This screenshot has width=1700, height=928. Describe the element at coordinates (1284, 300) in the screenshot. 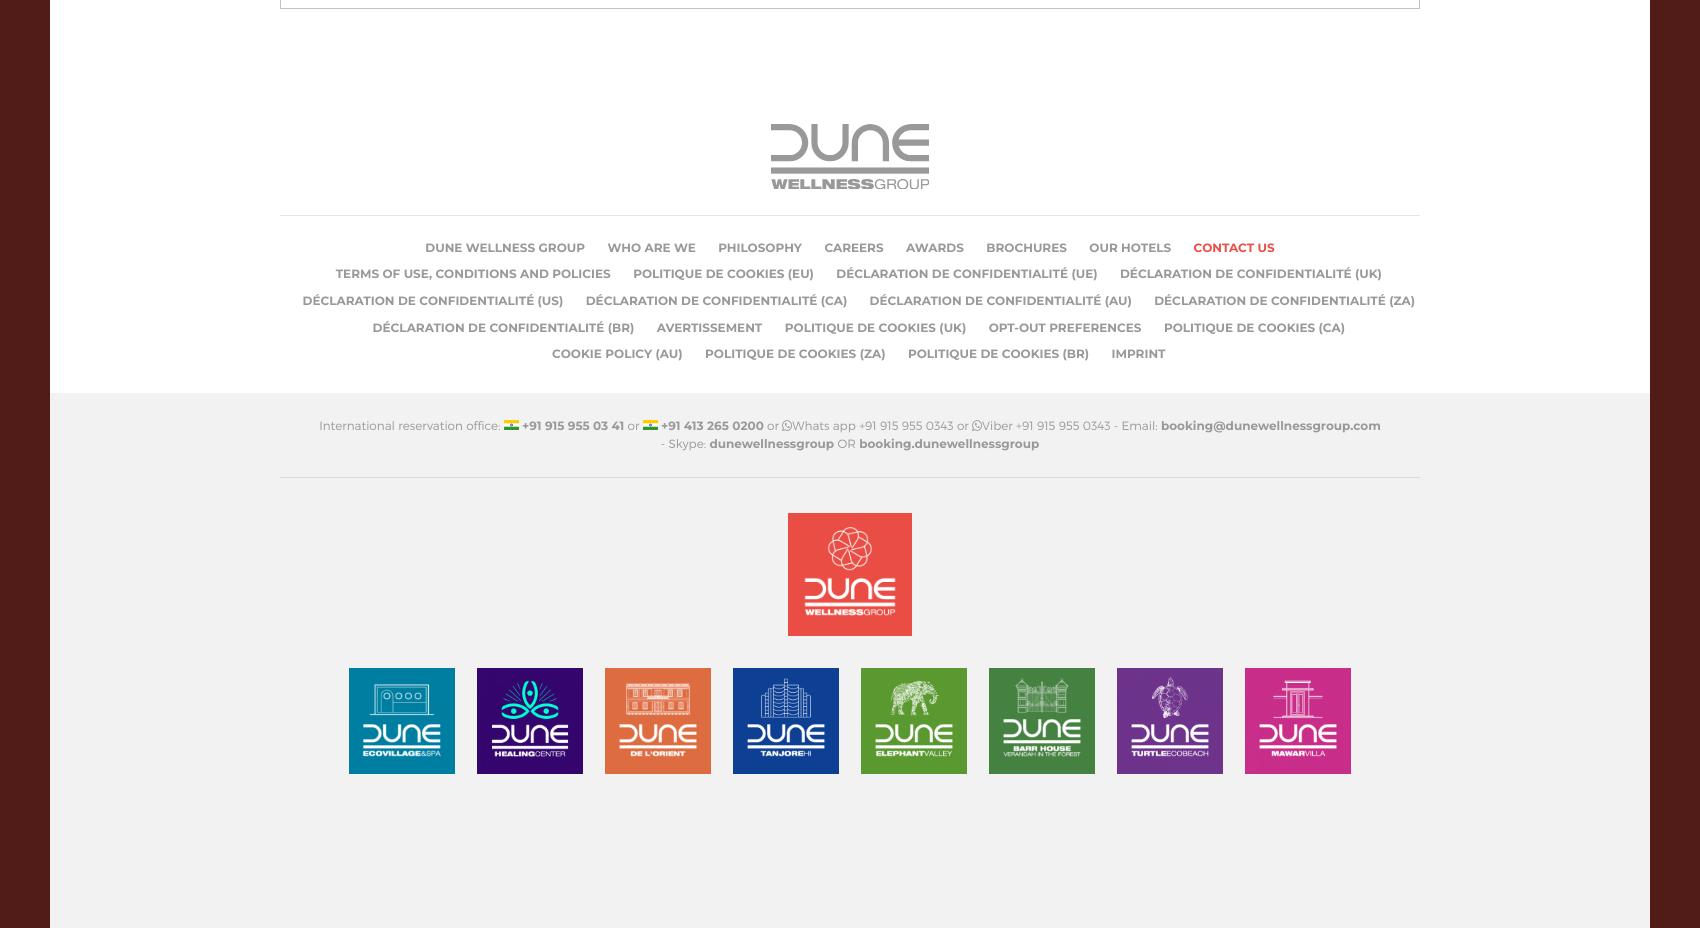

I see `'Déclaration de confidentialité (ZA)'` at that location.